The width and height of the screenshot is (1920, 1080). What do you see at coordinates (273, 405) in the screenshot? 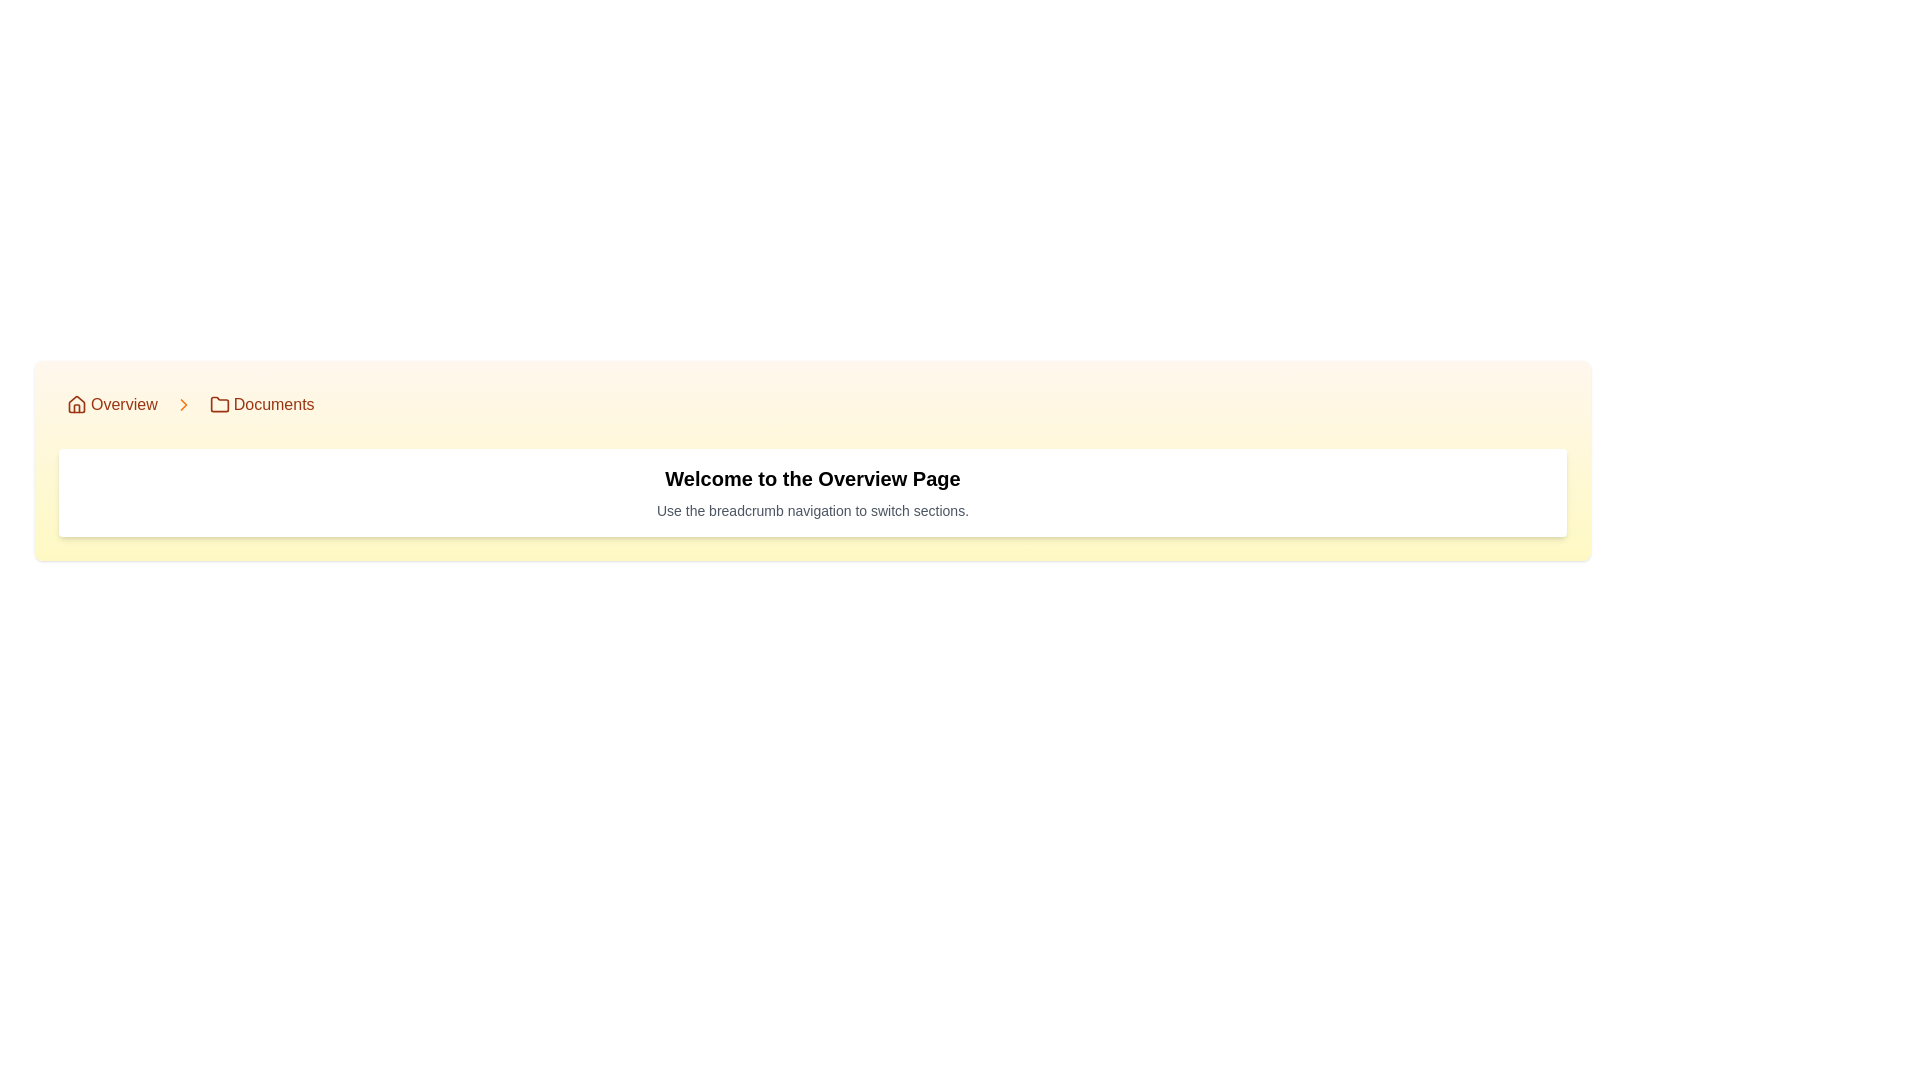
I see `the 'Documents' text label in the breadcrumb navigation` at bounding box center [273, 405].